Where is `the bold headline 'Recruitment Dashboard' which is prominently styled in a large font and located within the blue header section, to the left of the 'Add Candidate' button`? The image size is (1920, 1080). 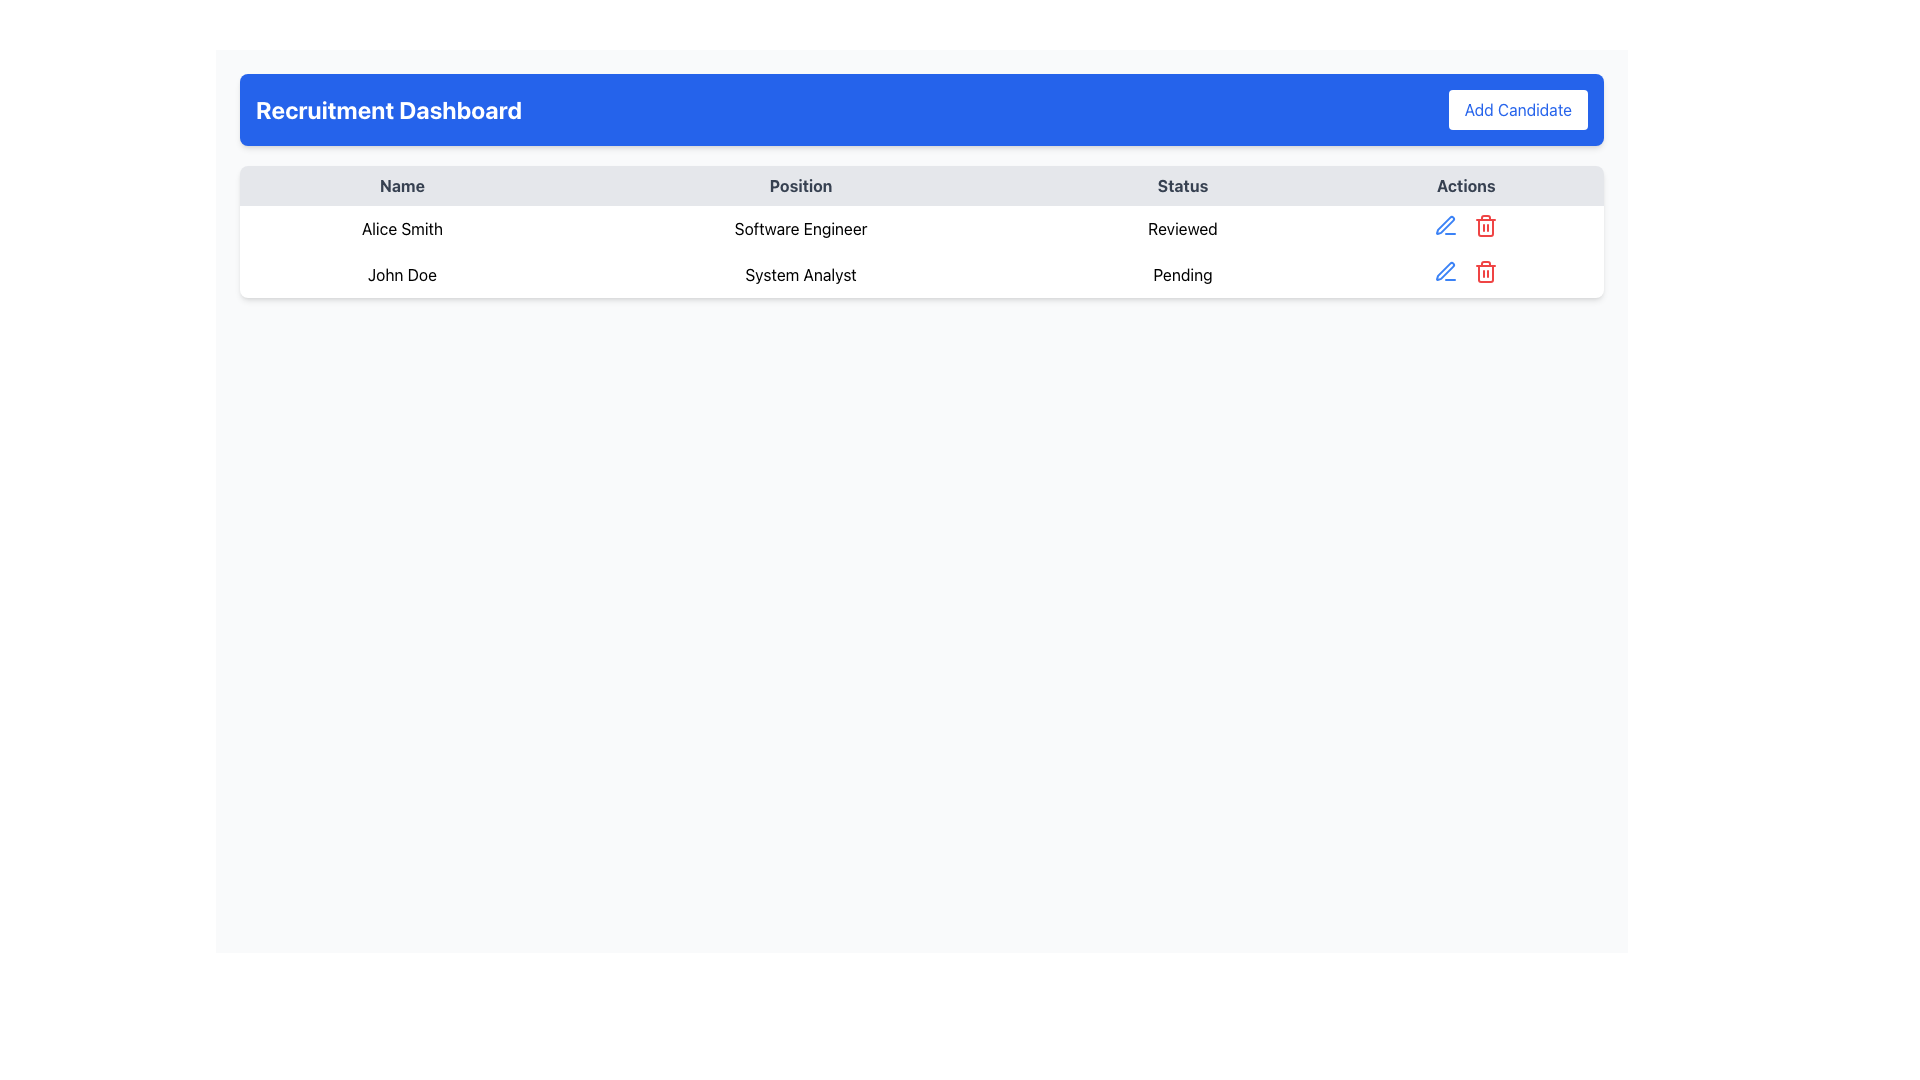 the bold headline 'Recruitment Dashboard' which is prominently styled in a large font and located within the blue header section, to the left of the 'Add Candidate' button is located at coordinates (388, 110).